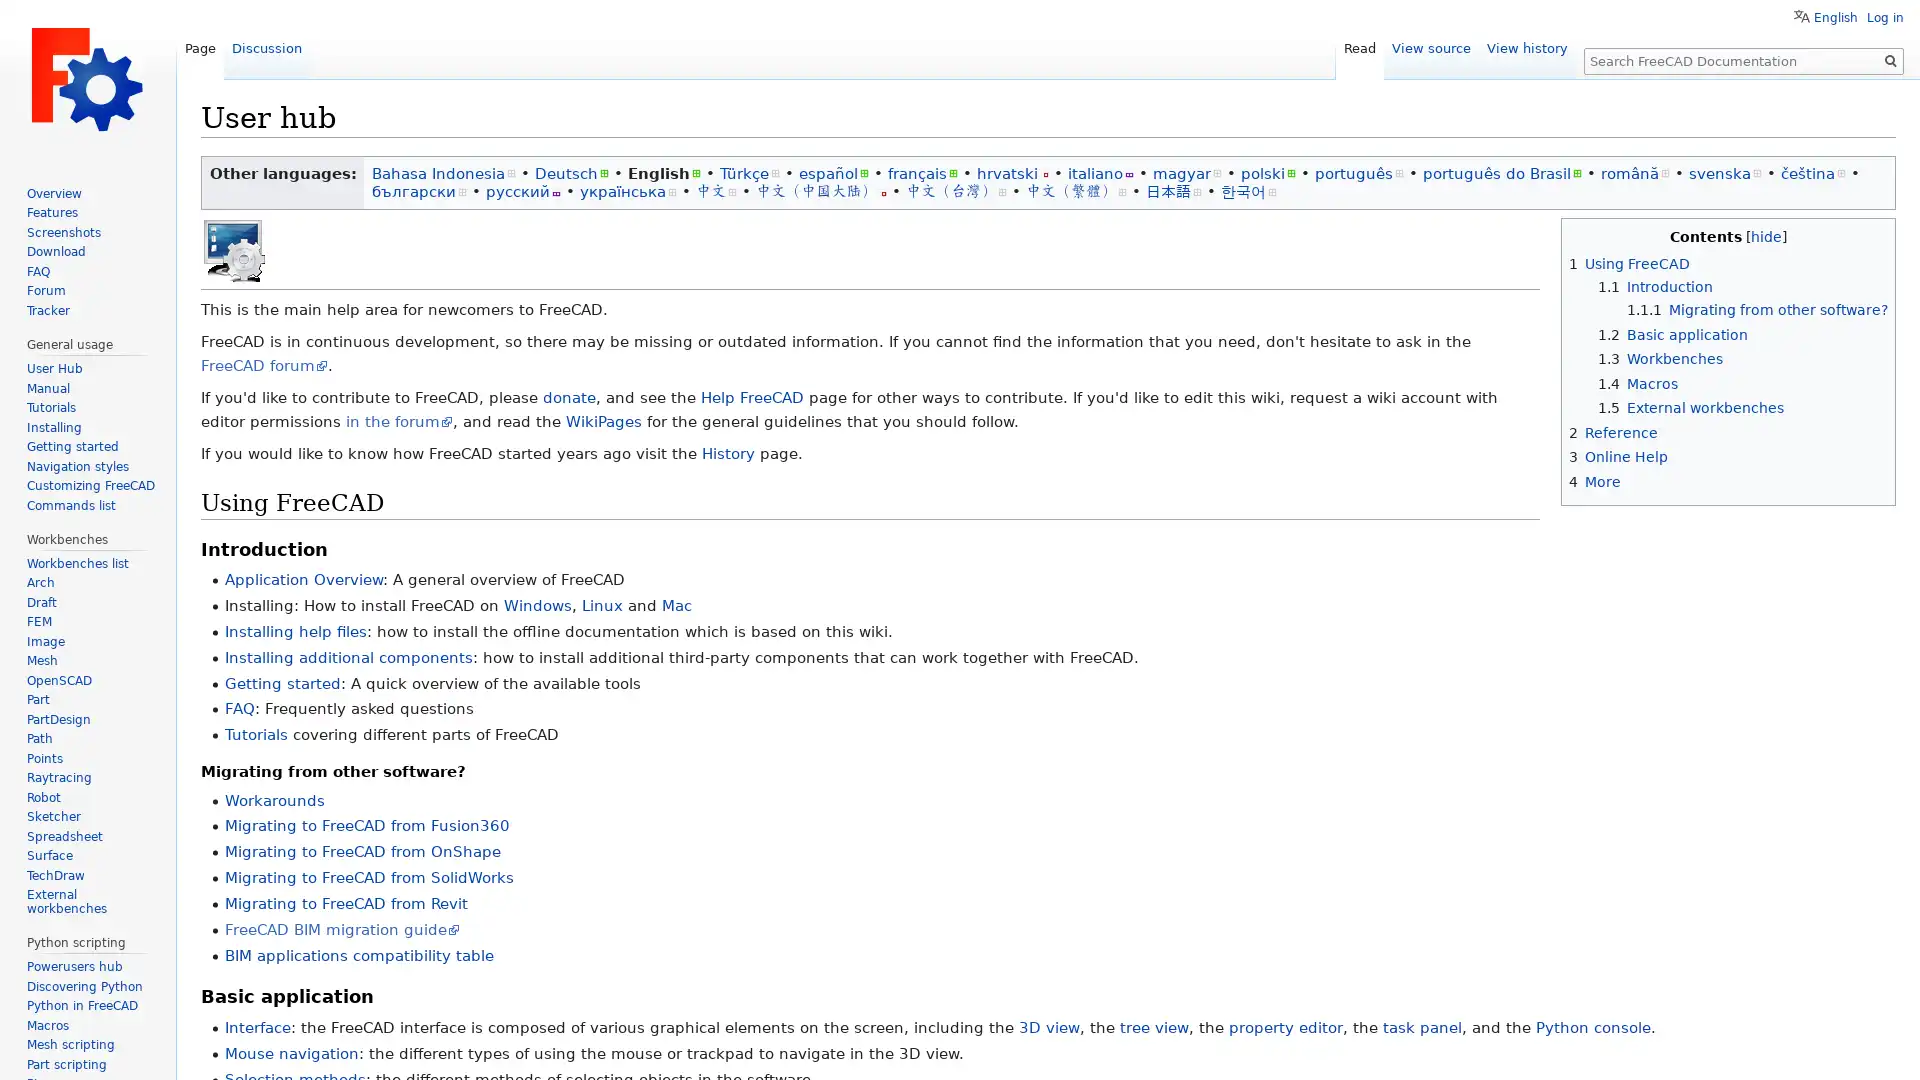 Image resolution: width=1920 pixels, height=1080 pixels. Describe the element at coordinates (1890, 60) in the screenshot. I see `Go` at that location.